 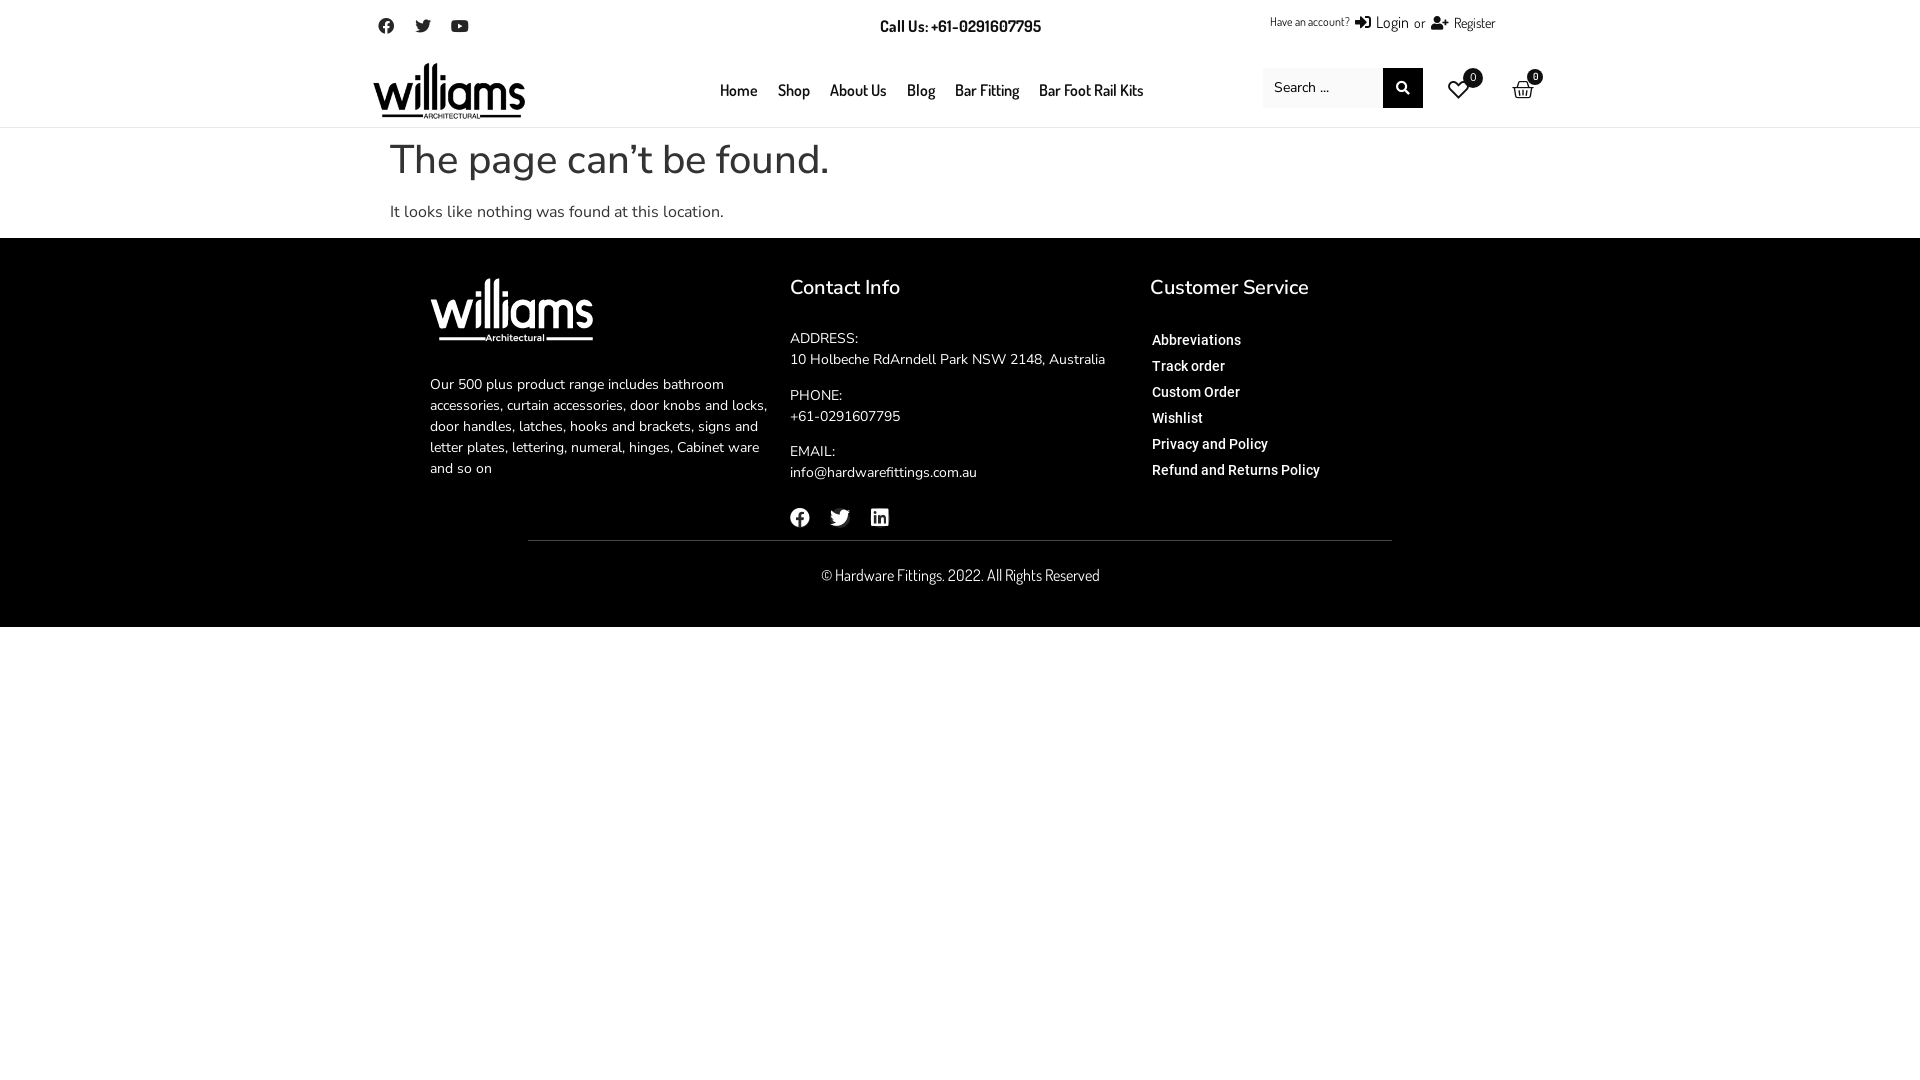 What do you see at coordinates (792, 87) in the screenshot?
I see `'Shop'` at bounding box center [792, 87].